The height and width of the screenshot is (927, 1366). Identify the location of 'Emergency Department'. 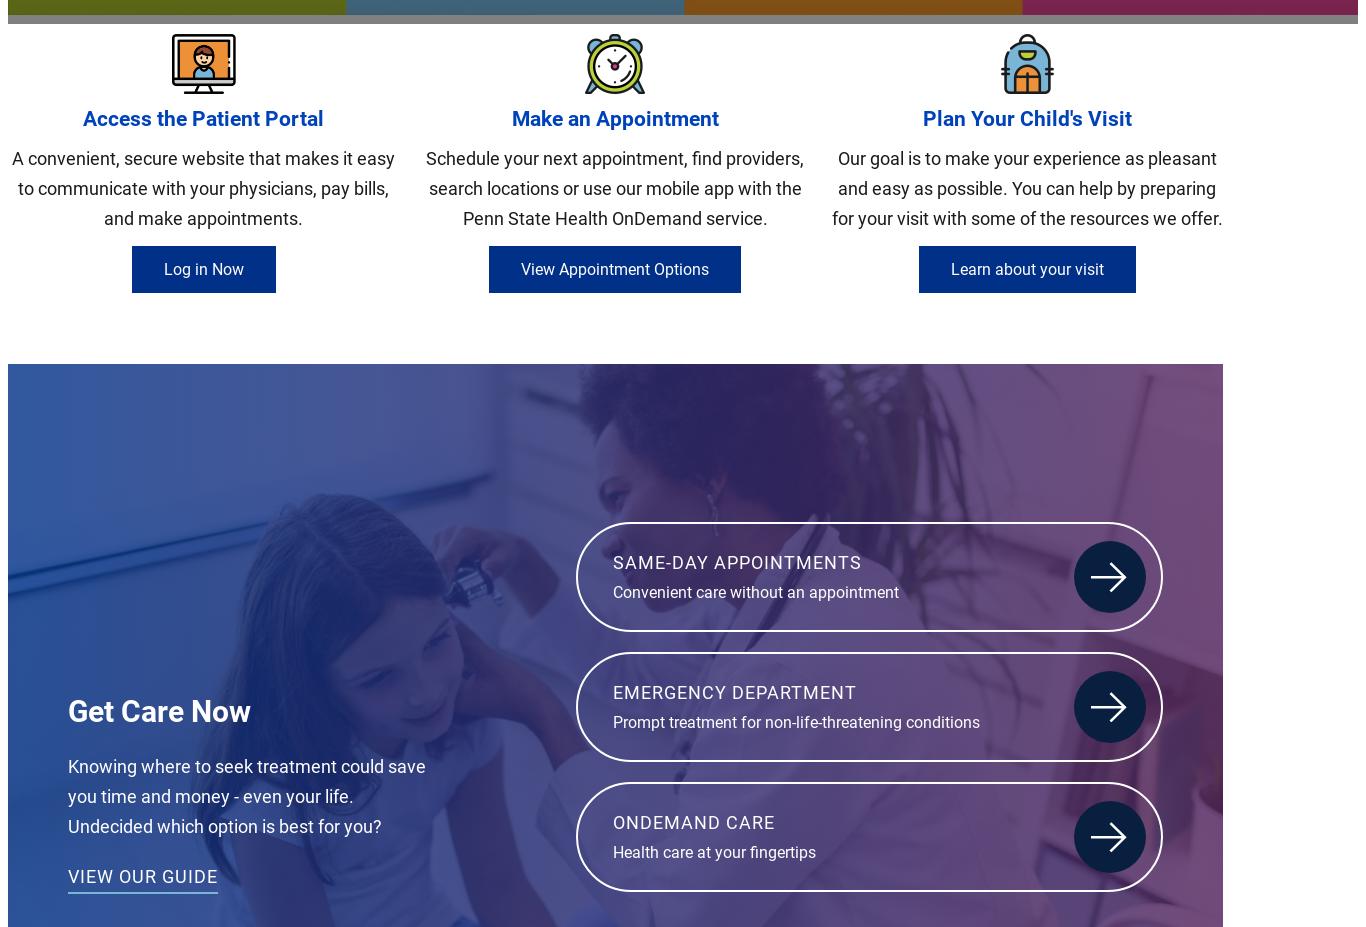
(735, 690).